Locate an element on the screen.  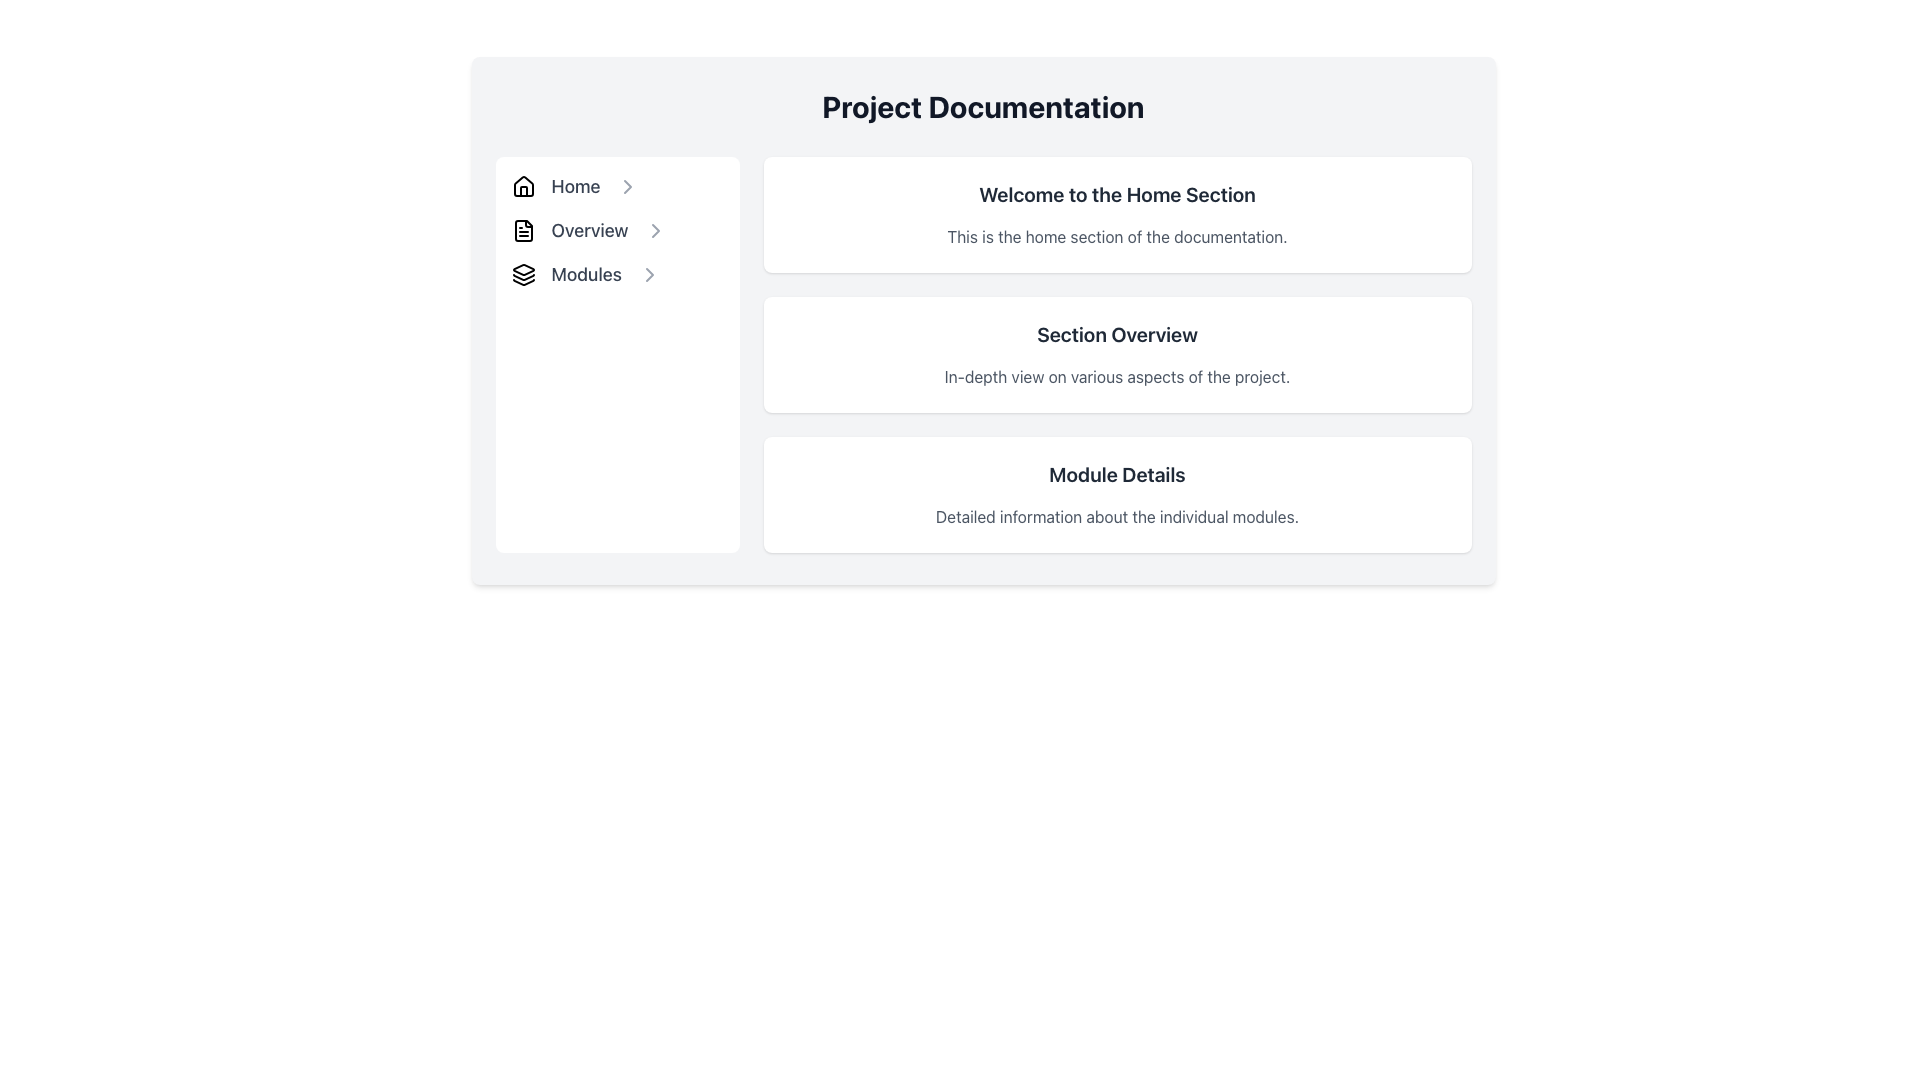
the 'Overview' link in the vertical navigation menu is located at coordinates (616, 230).